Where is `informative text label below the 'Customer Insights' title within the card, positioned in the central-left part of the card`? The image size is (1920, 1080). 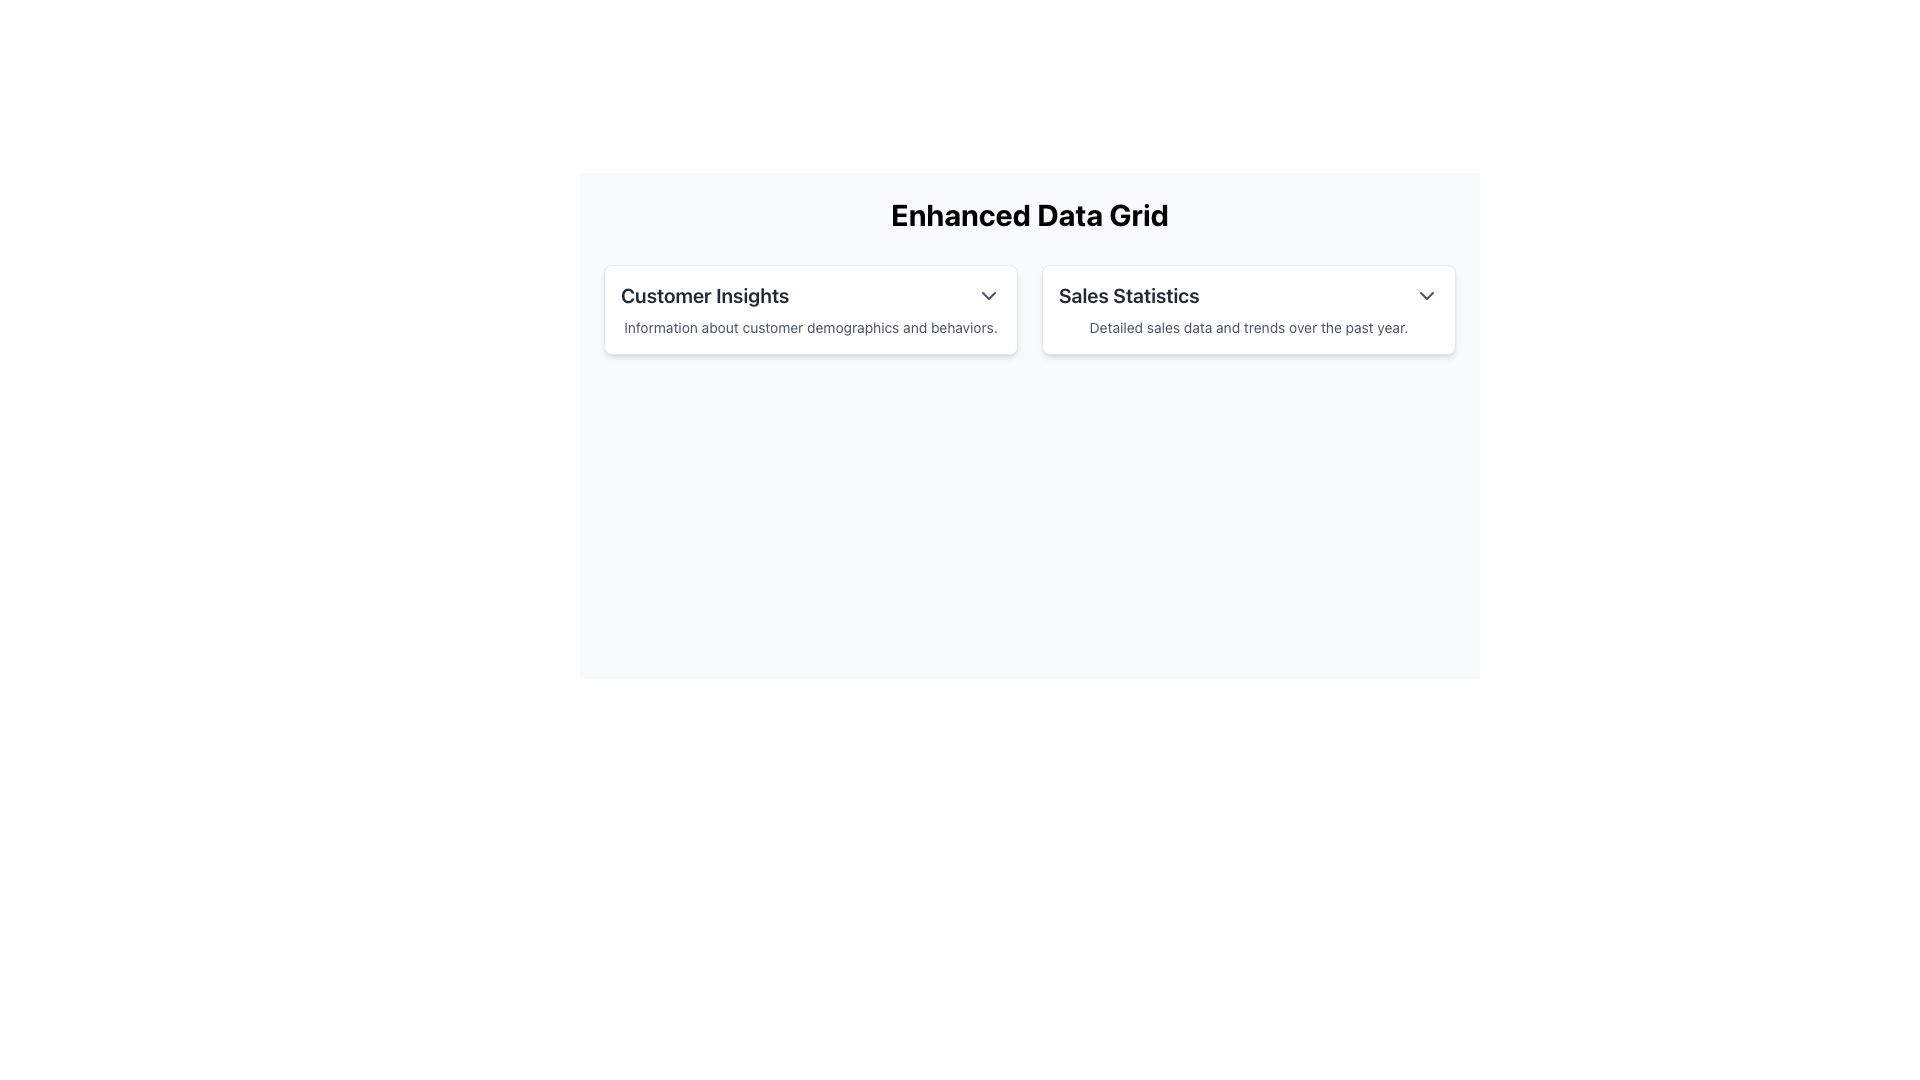
informative text label below the 'Customer Insights' title within the card, positioned in the central-left part of the card is located at coordinates (811, 326).